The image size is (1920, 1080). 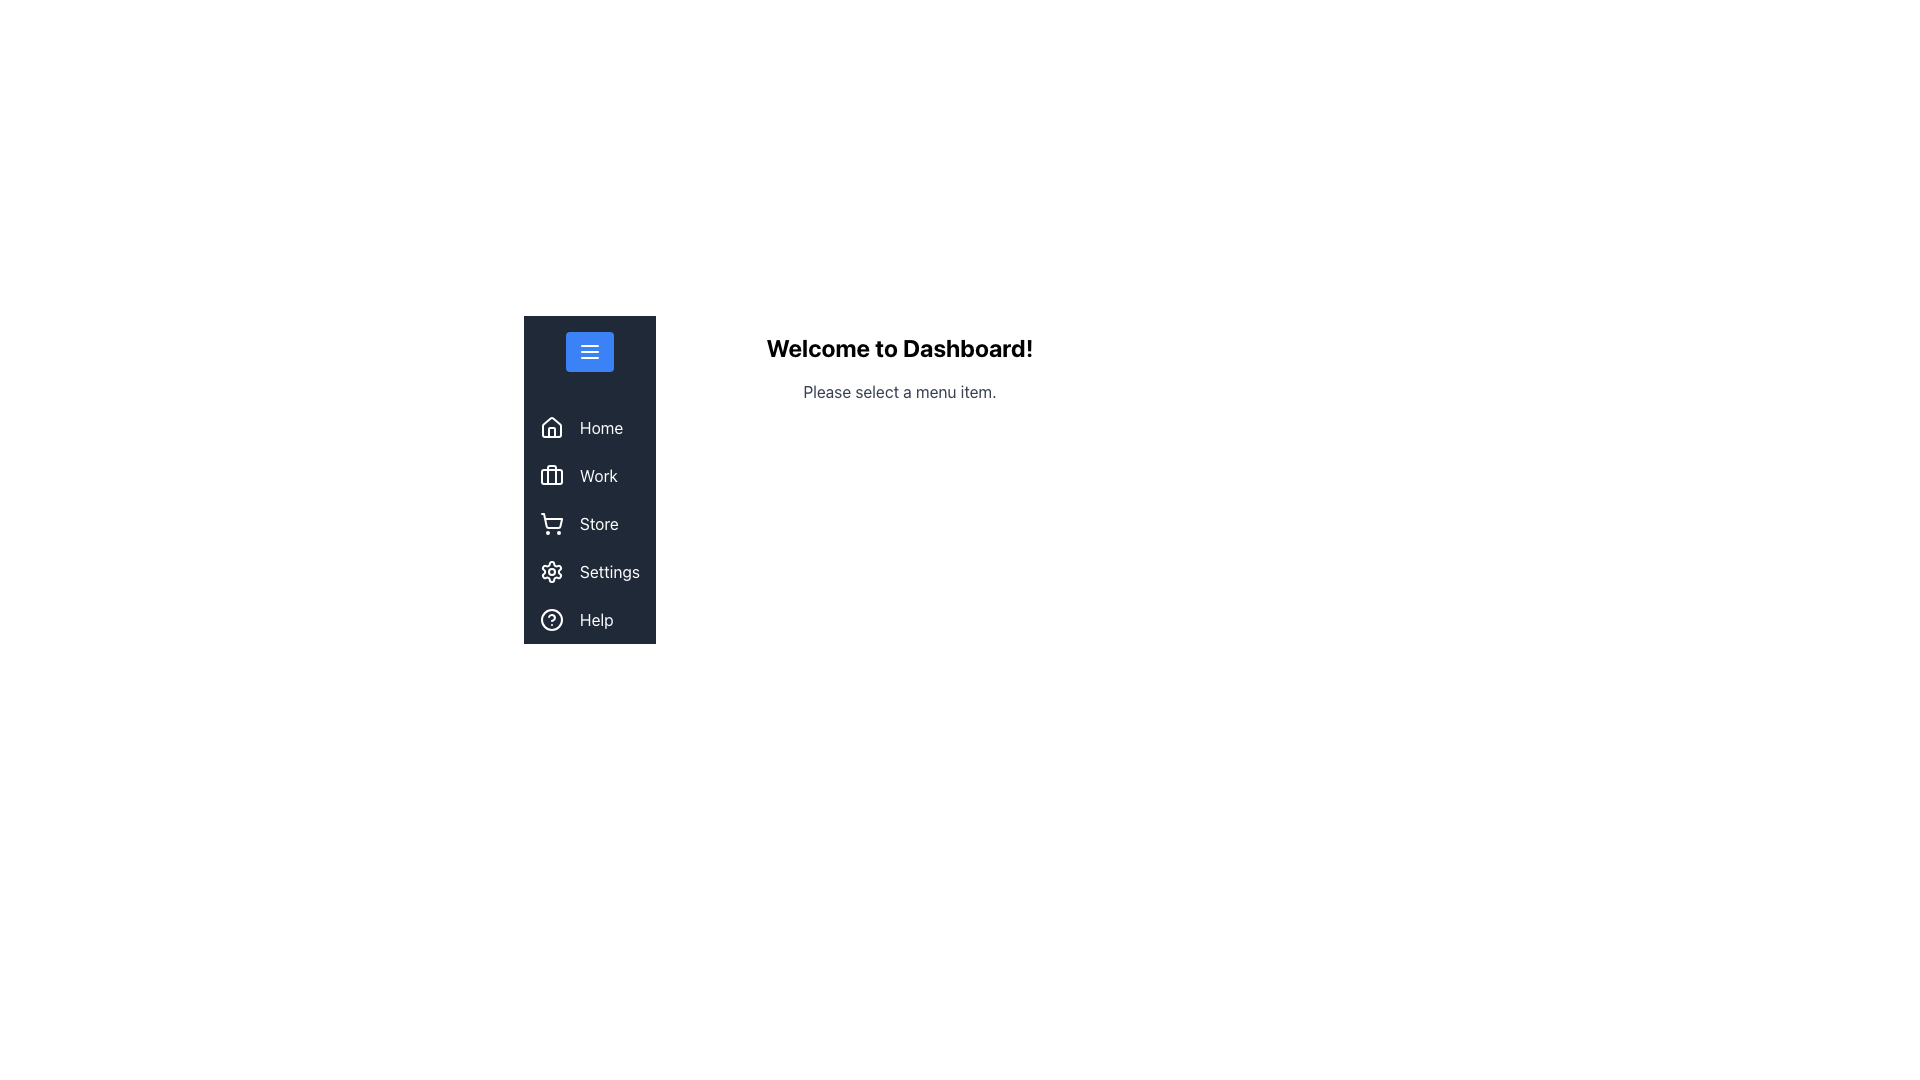 What do you see at coordinates (552, 619) in the screenshot?
I see `the help icon, which is a circular design with a question mark inside, located at the bottom of the vertical navigation menu next to the 'Help' label` at bounding box center [552, 619].